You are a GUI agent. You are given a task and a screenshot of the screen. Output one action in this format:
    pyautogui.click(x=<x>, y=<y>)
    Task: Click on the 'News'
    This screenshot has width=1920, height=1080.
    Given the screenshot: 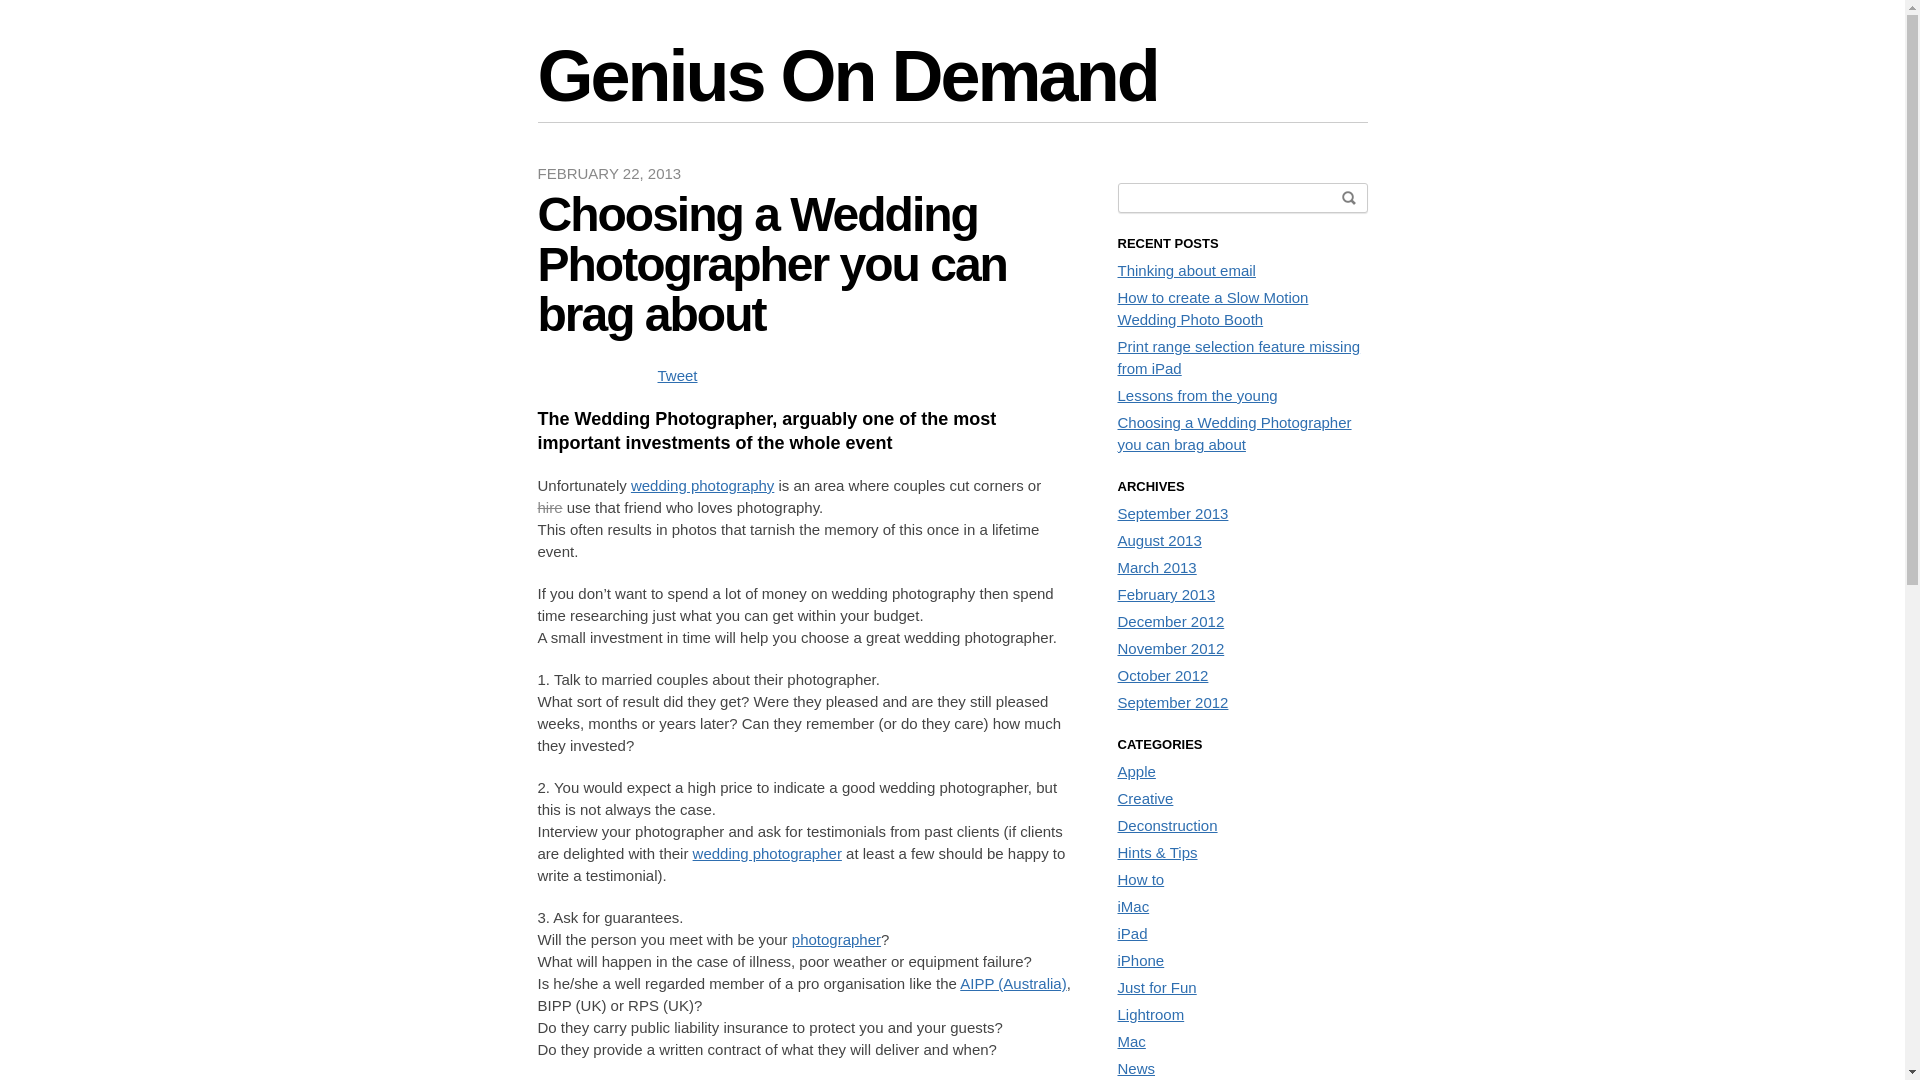 What is the action you would take?
    pyautogui.click(x=1117, y=1067)
    